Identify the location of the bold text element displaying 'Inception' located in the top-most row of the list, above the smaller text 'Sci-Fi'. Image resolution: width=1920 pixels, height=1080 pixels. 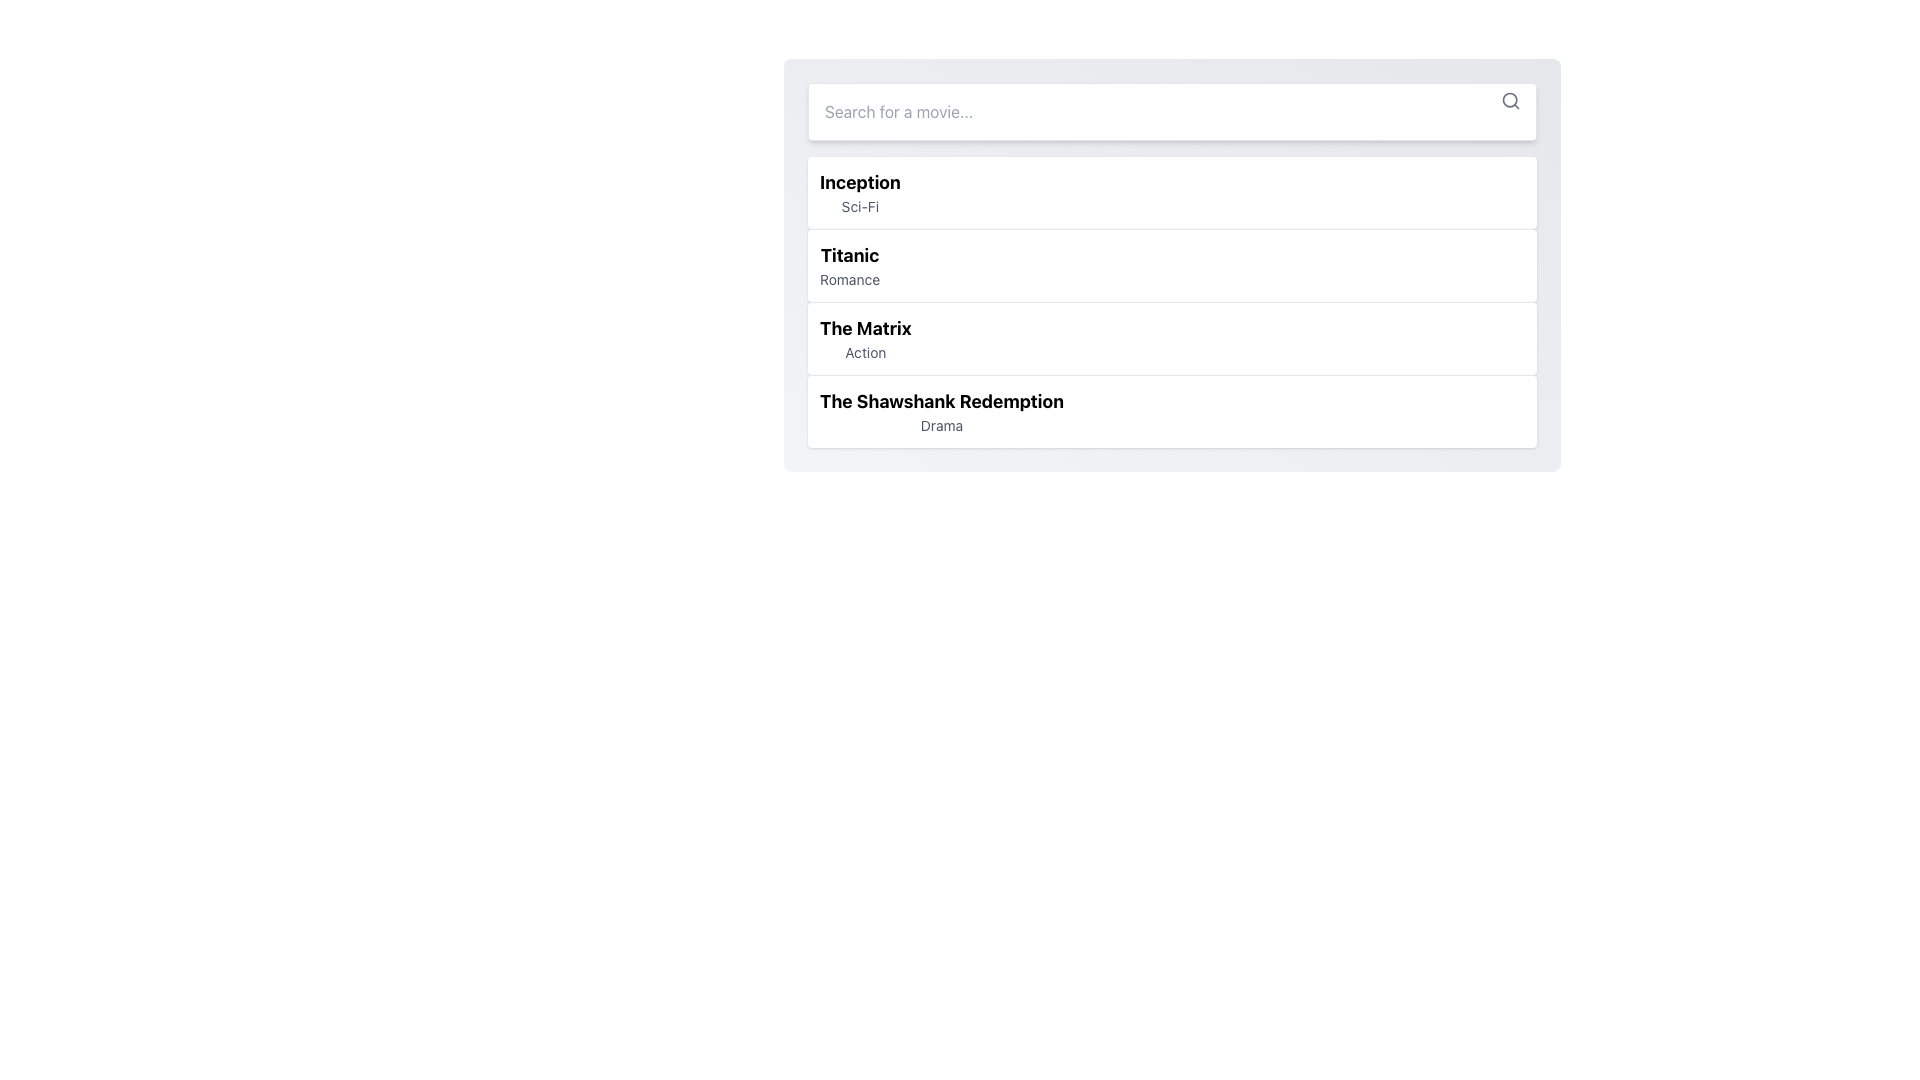
(860, 182).